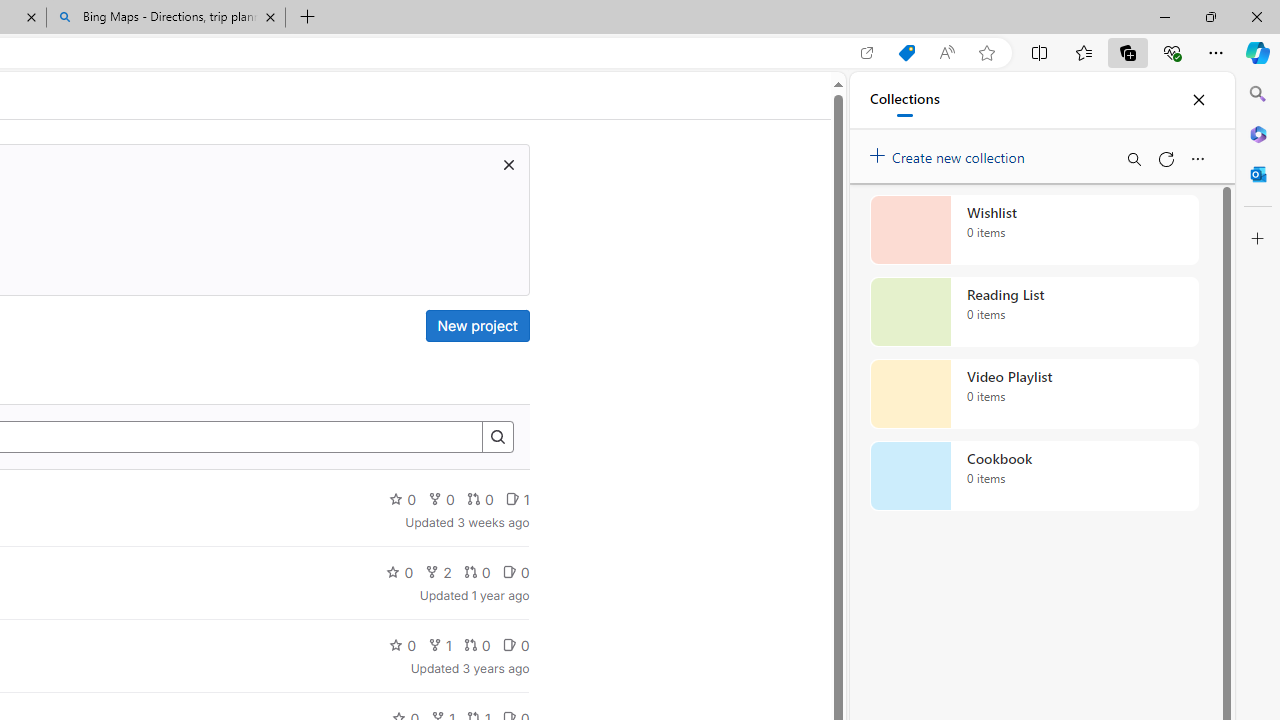 The height and width of the screenshot is (720, 1280). What do you see at coordinates (1257, 173) in the screenshot?
I see `'Outlook'` at bounding box center [1257, 173].